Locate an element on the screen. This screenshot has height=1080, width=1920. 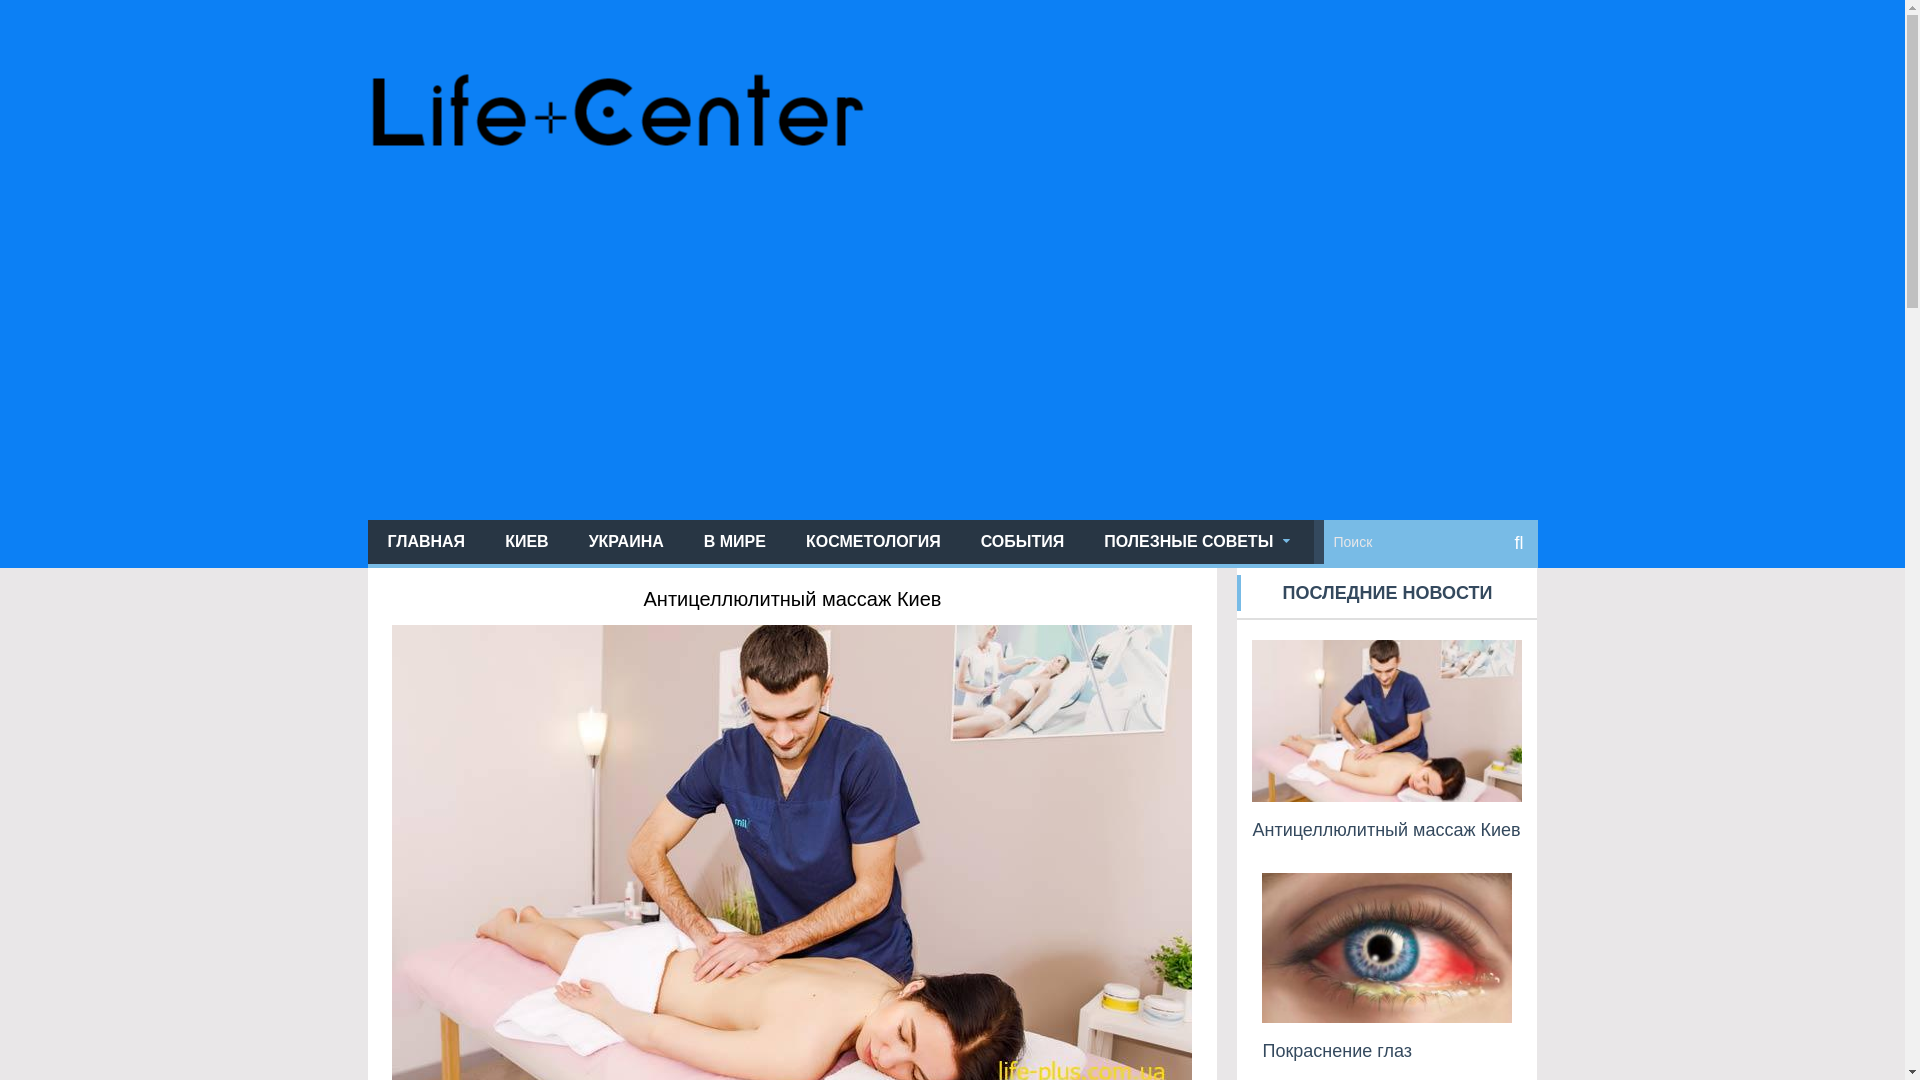
'Advertisement' is located at coordinates (950, 358).